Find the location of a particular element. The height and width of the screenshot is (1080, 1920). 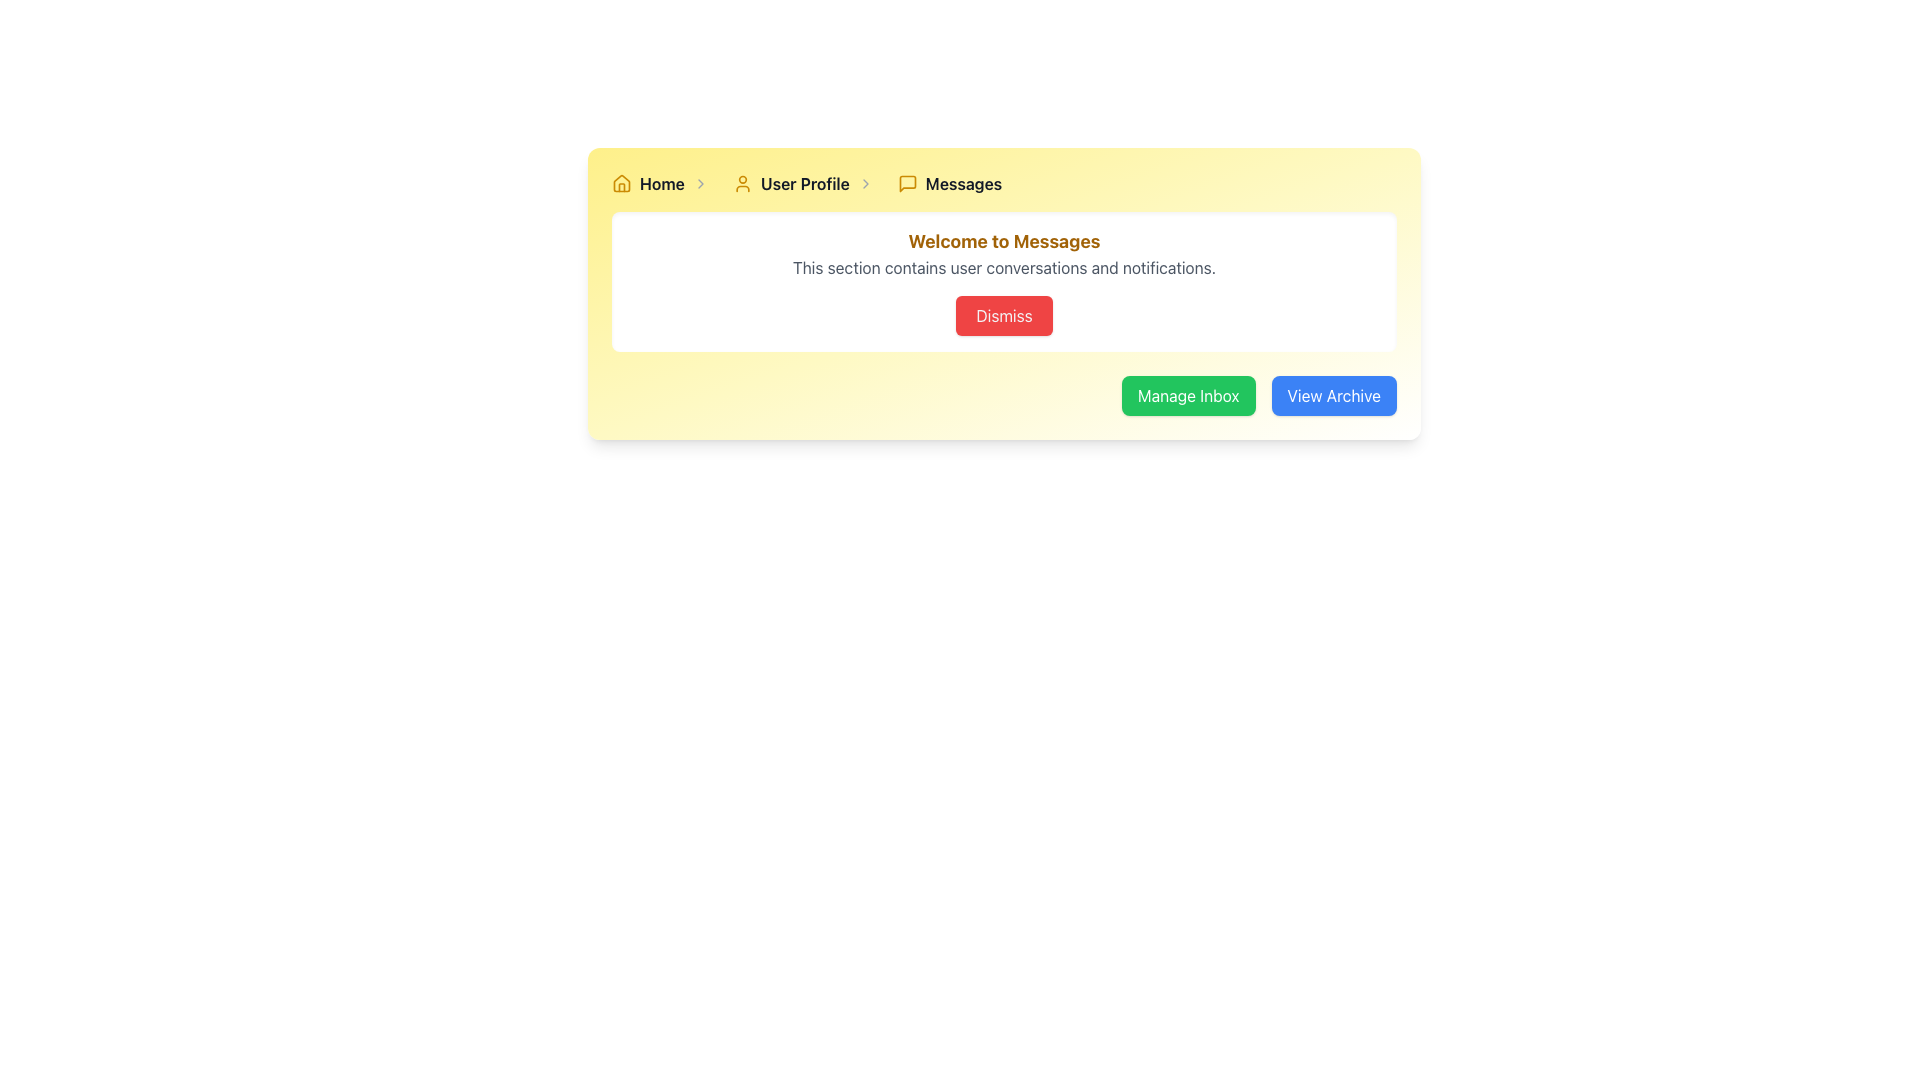

the 'Home' hyperlink in bold located in the navigation bar is located at coordinates (662, 184).